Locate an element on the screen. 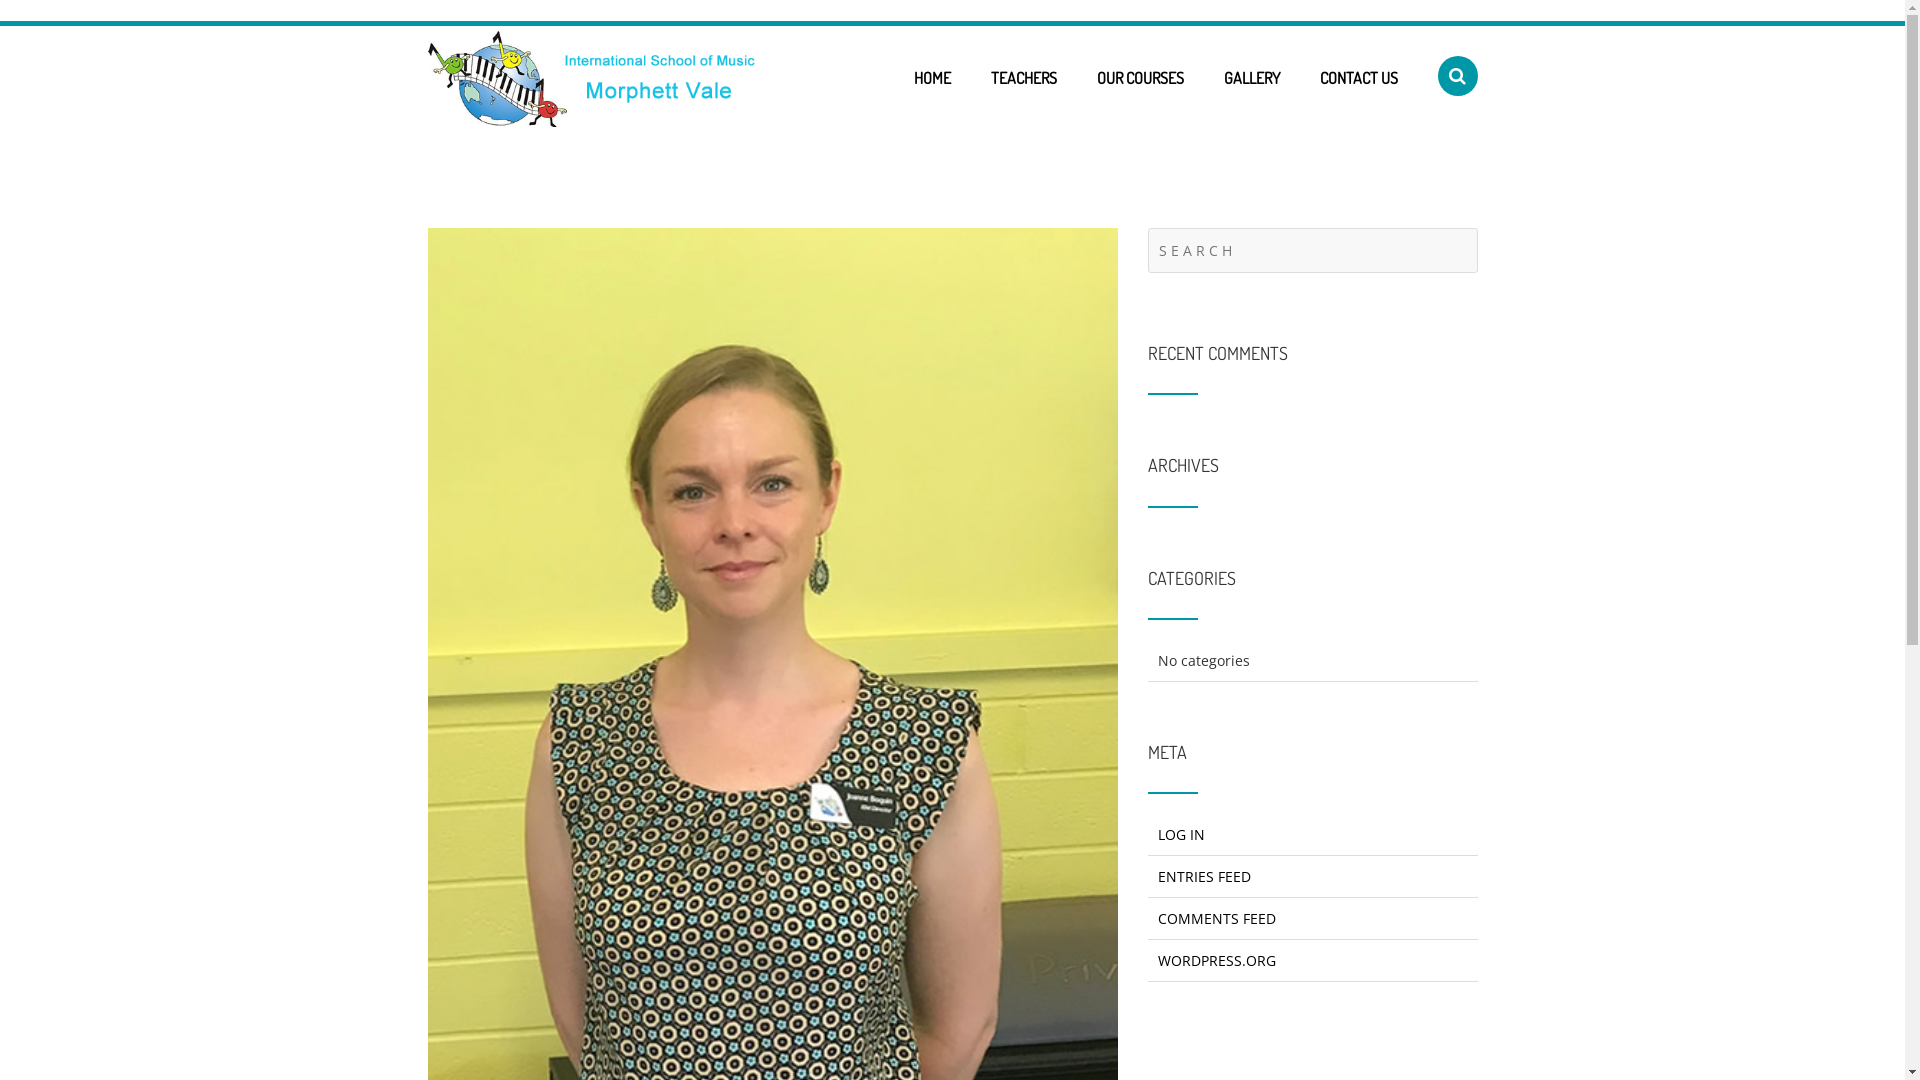  'TEACHERS' is located at coordinates (1022, 76).